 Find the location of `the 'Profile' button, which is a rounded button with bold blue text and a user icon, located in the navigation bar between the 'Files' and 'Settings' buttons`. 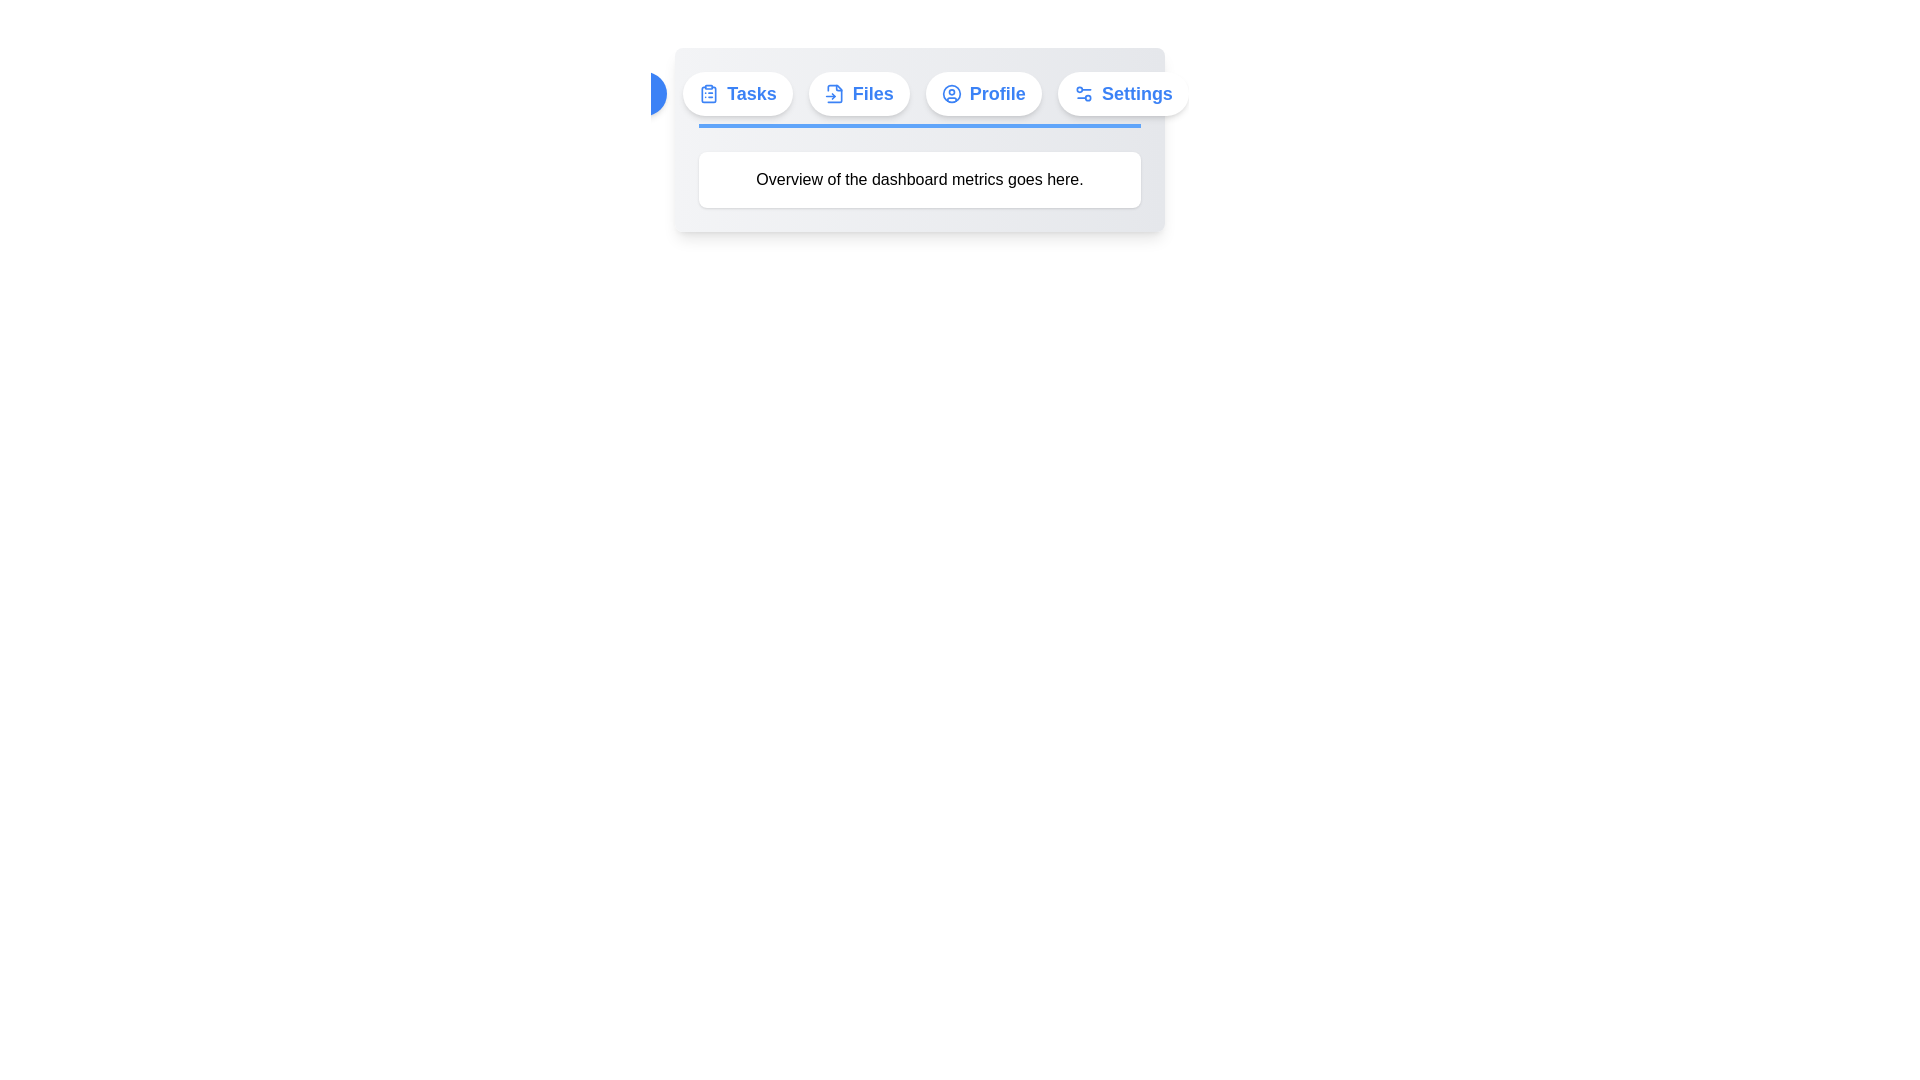

the 'Profile' button, which is a rounded button with bold blue text and a user icon, located in the navigation bar between the 'Files' and 'Settings' buttons is located at coordinates (983, 93).